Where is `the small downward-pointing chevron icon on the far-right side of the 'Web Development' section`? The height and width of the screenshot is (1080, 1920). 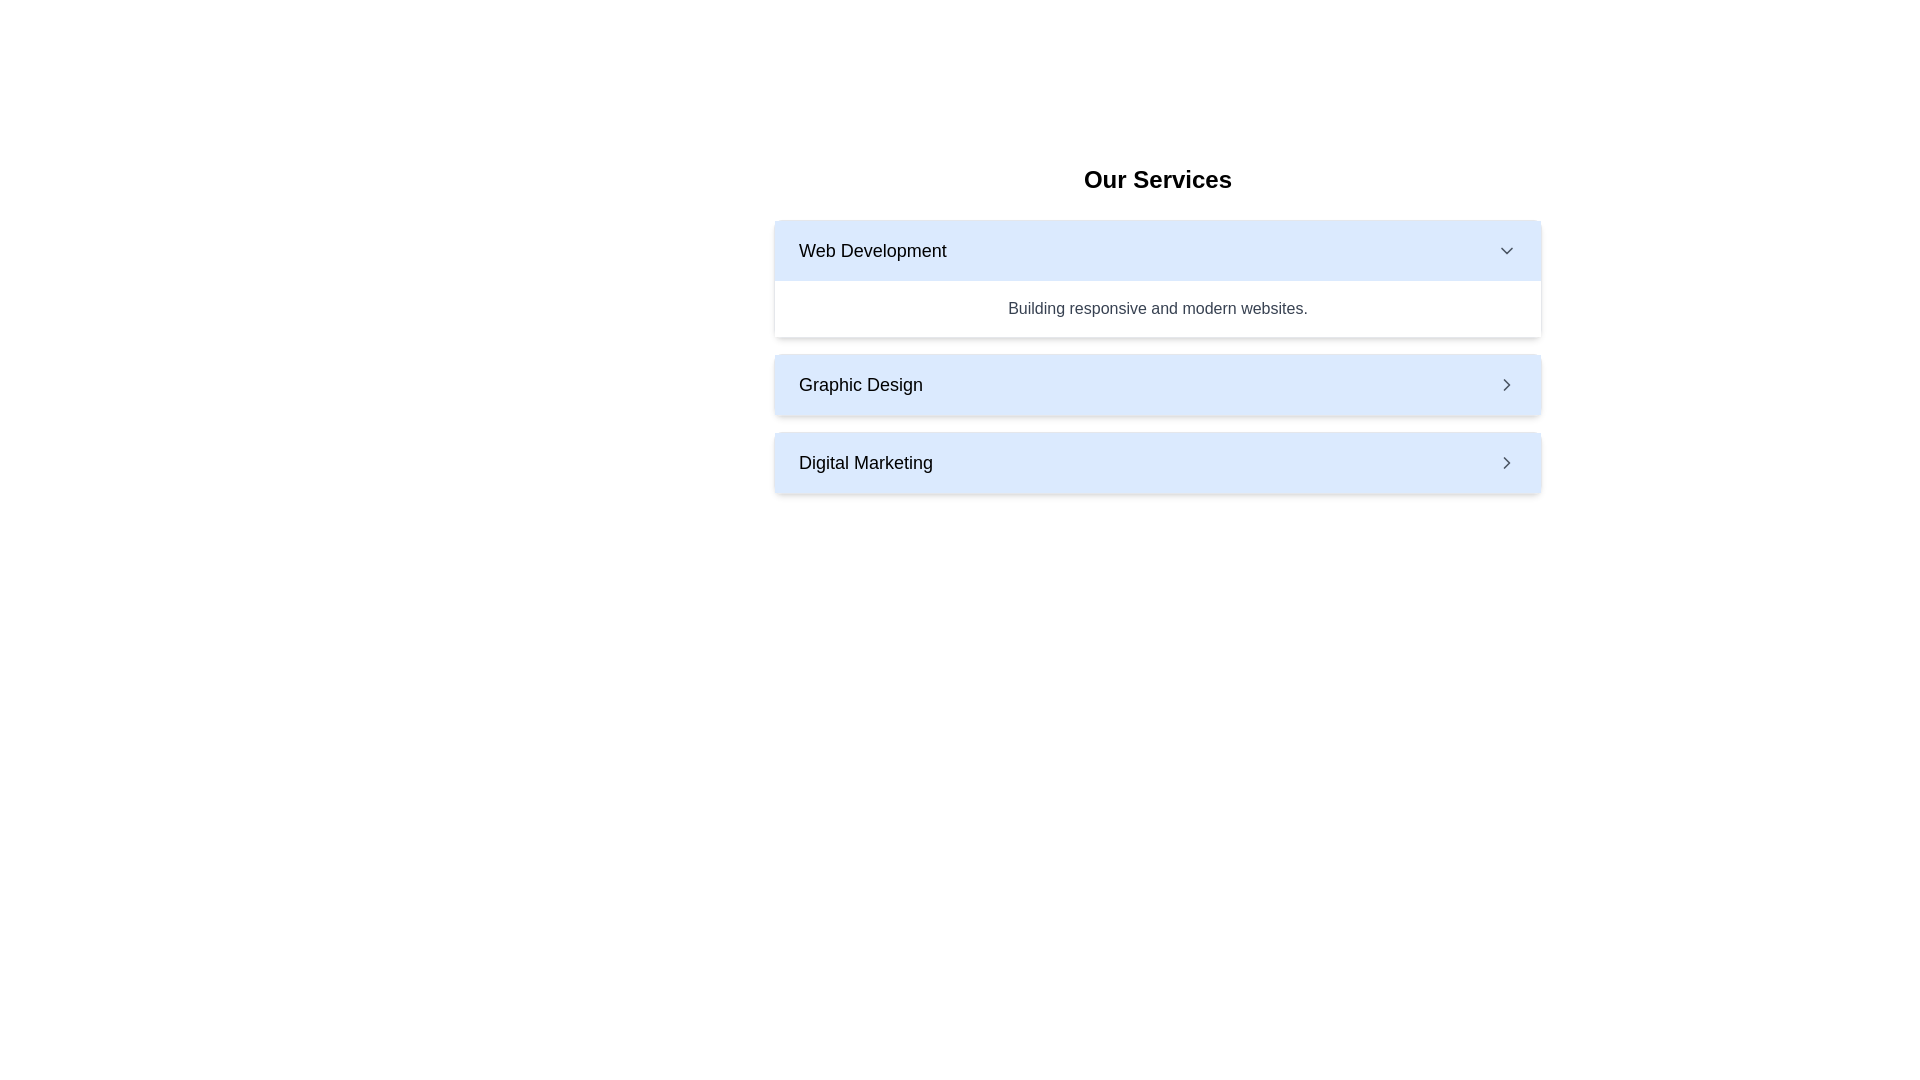 the small downward-pointing chevron icon on the far-right side of the 'Web Development' section is located at coordinates (1507, 249).